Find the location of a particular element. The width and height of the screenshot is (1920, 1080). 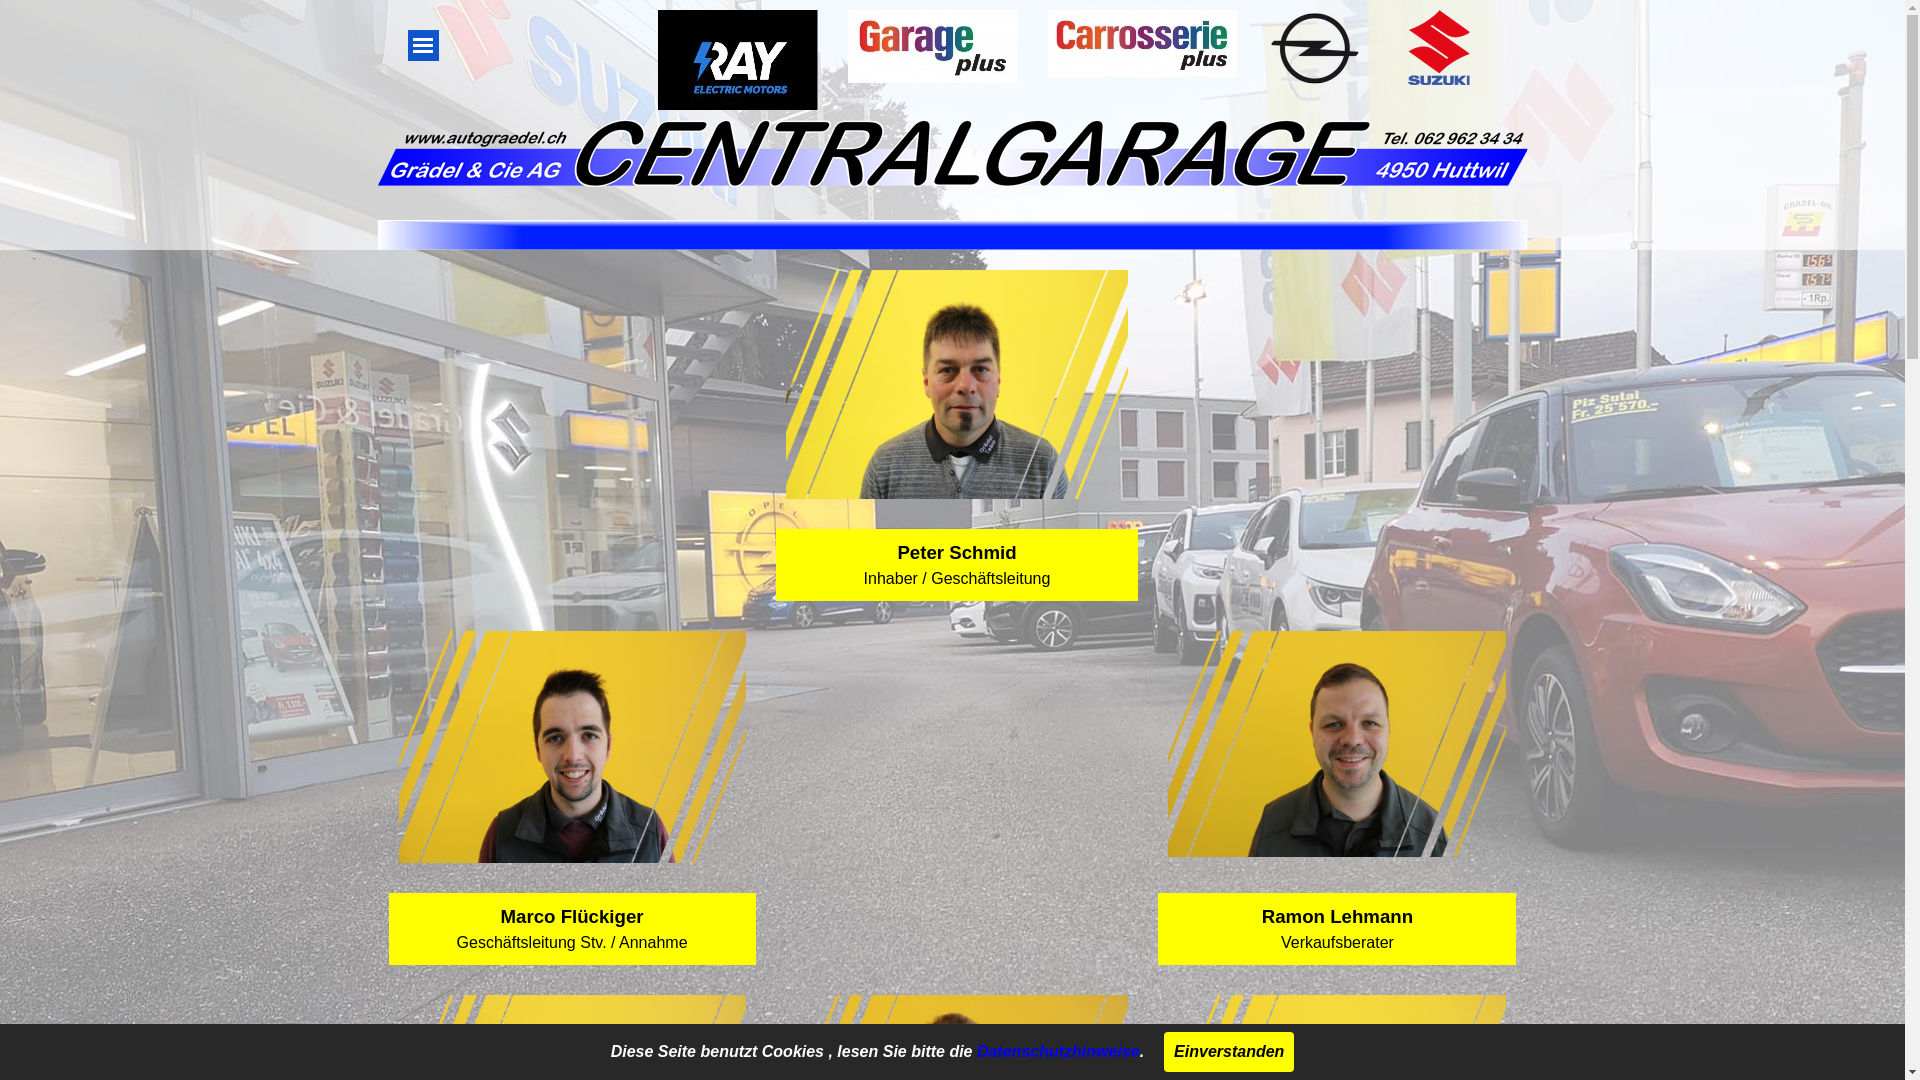

'Carrosserie Plus' is located at coordinates (1046, 43).